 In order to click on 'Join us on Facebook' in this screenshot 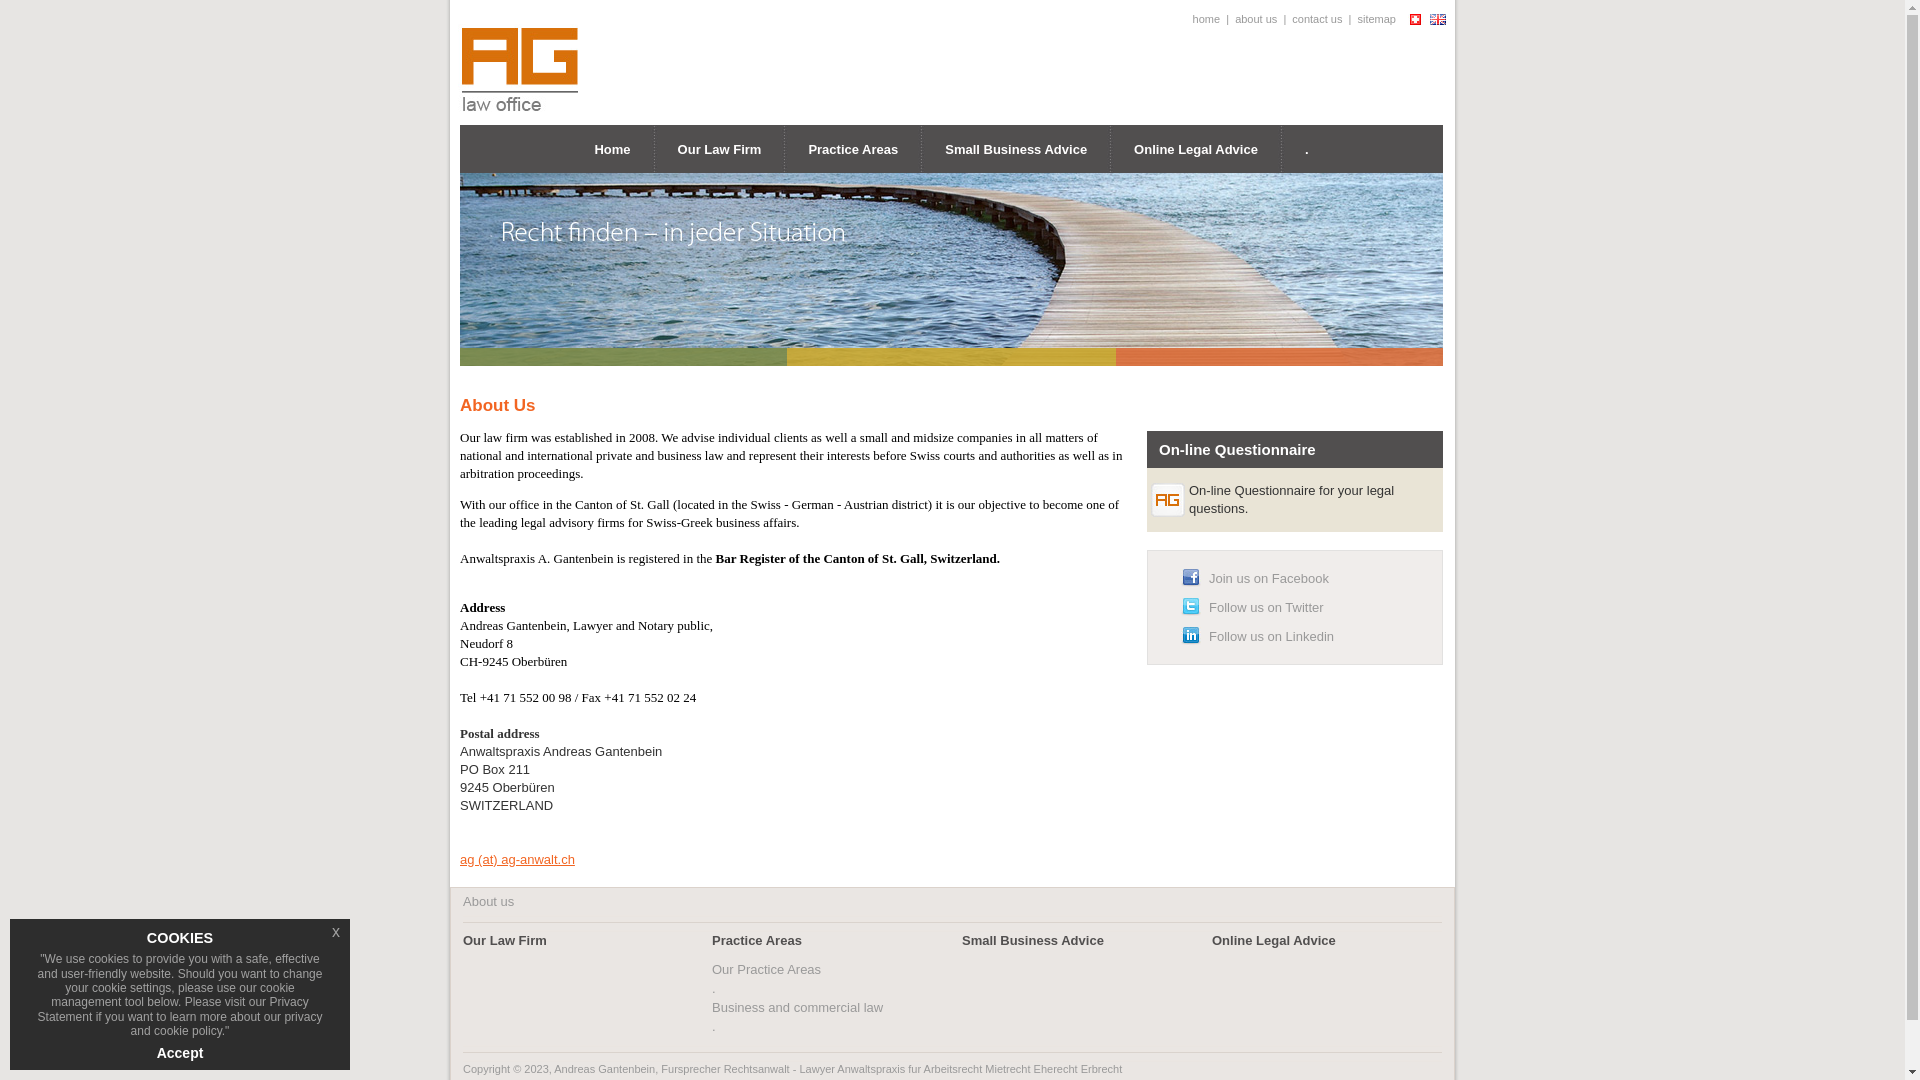, I will do `click(1267, 578)`.